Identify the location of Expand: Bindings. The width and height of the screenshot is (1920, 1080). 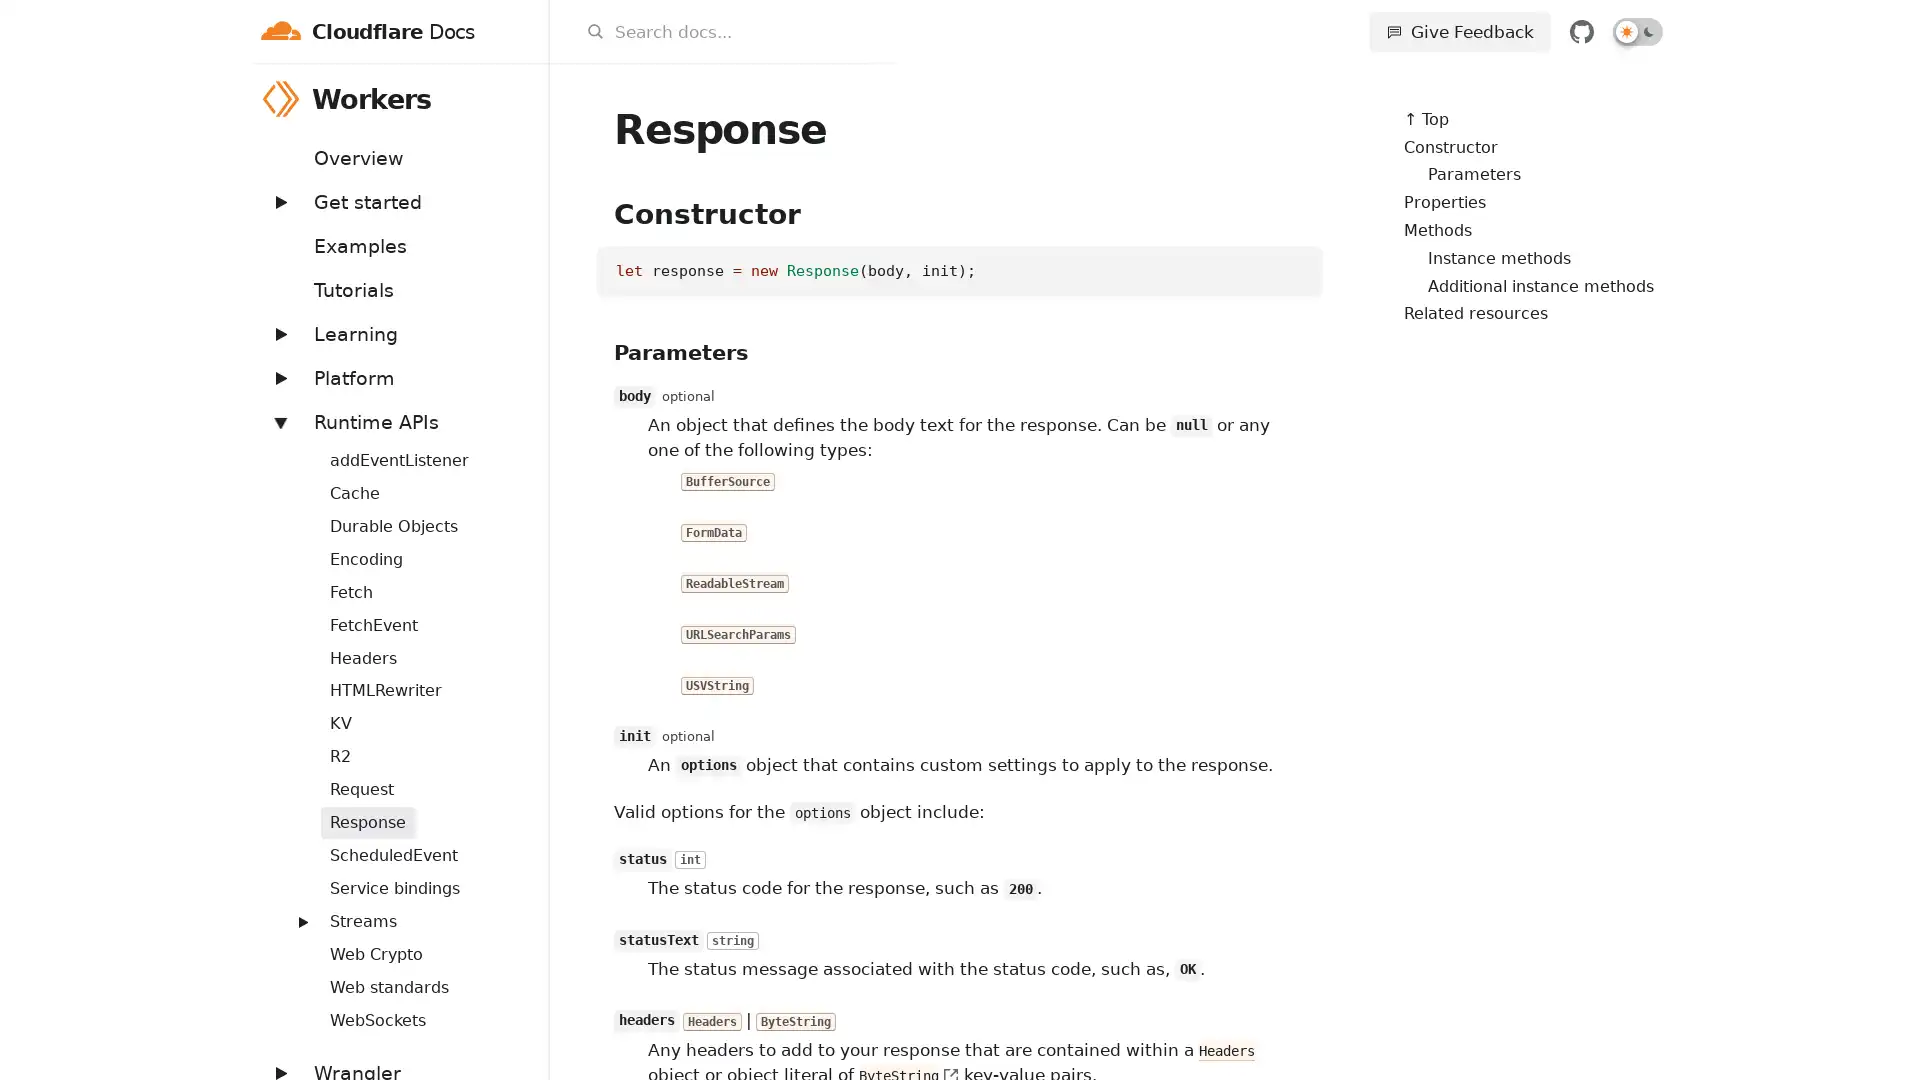
(291, 447).